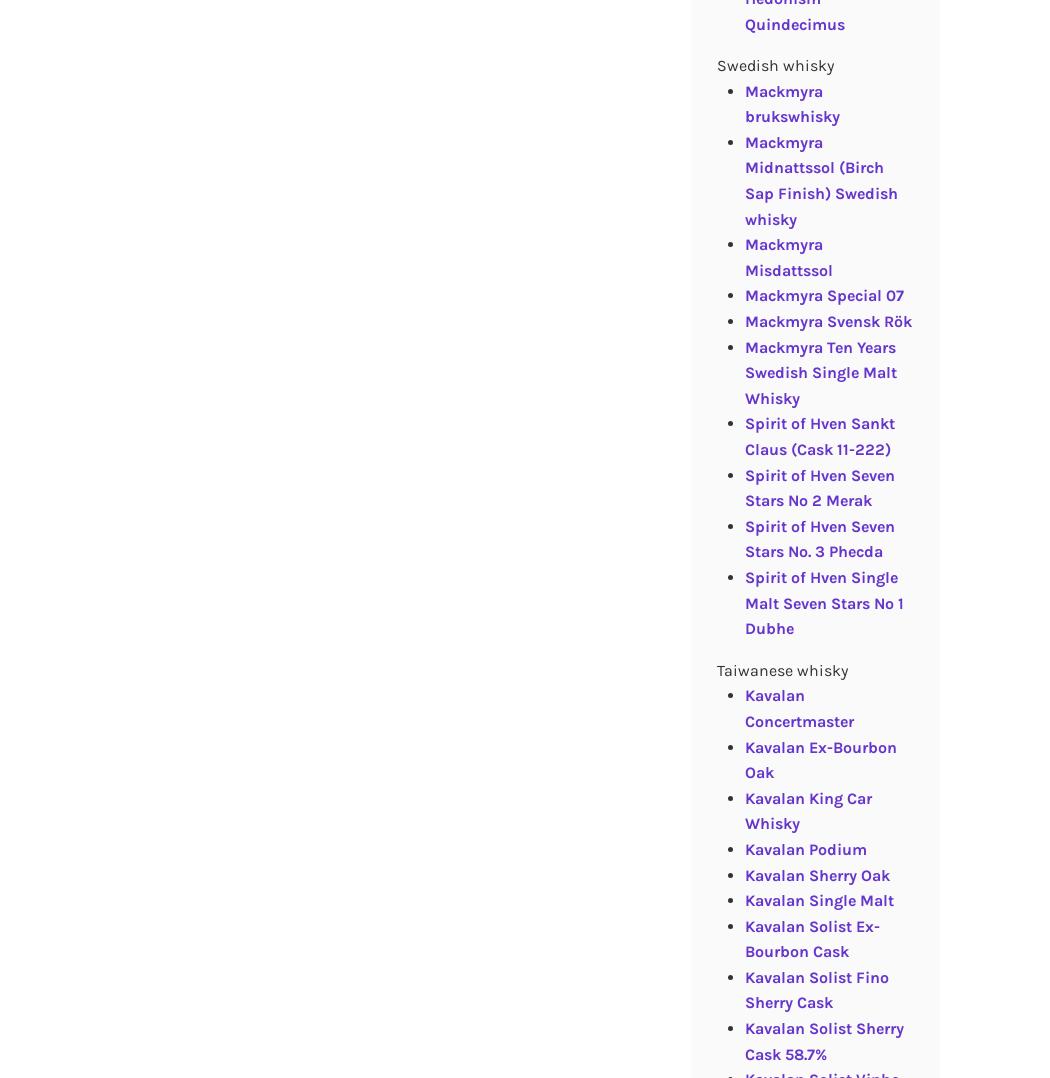 This screenshot has width=1050, height=1078. What do you see at coordinates (810, 937) in the screenshot?
I see `'Kavalan Solist Ex-Bourbon Cask'` at bounding box center [810, 937].